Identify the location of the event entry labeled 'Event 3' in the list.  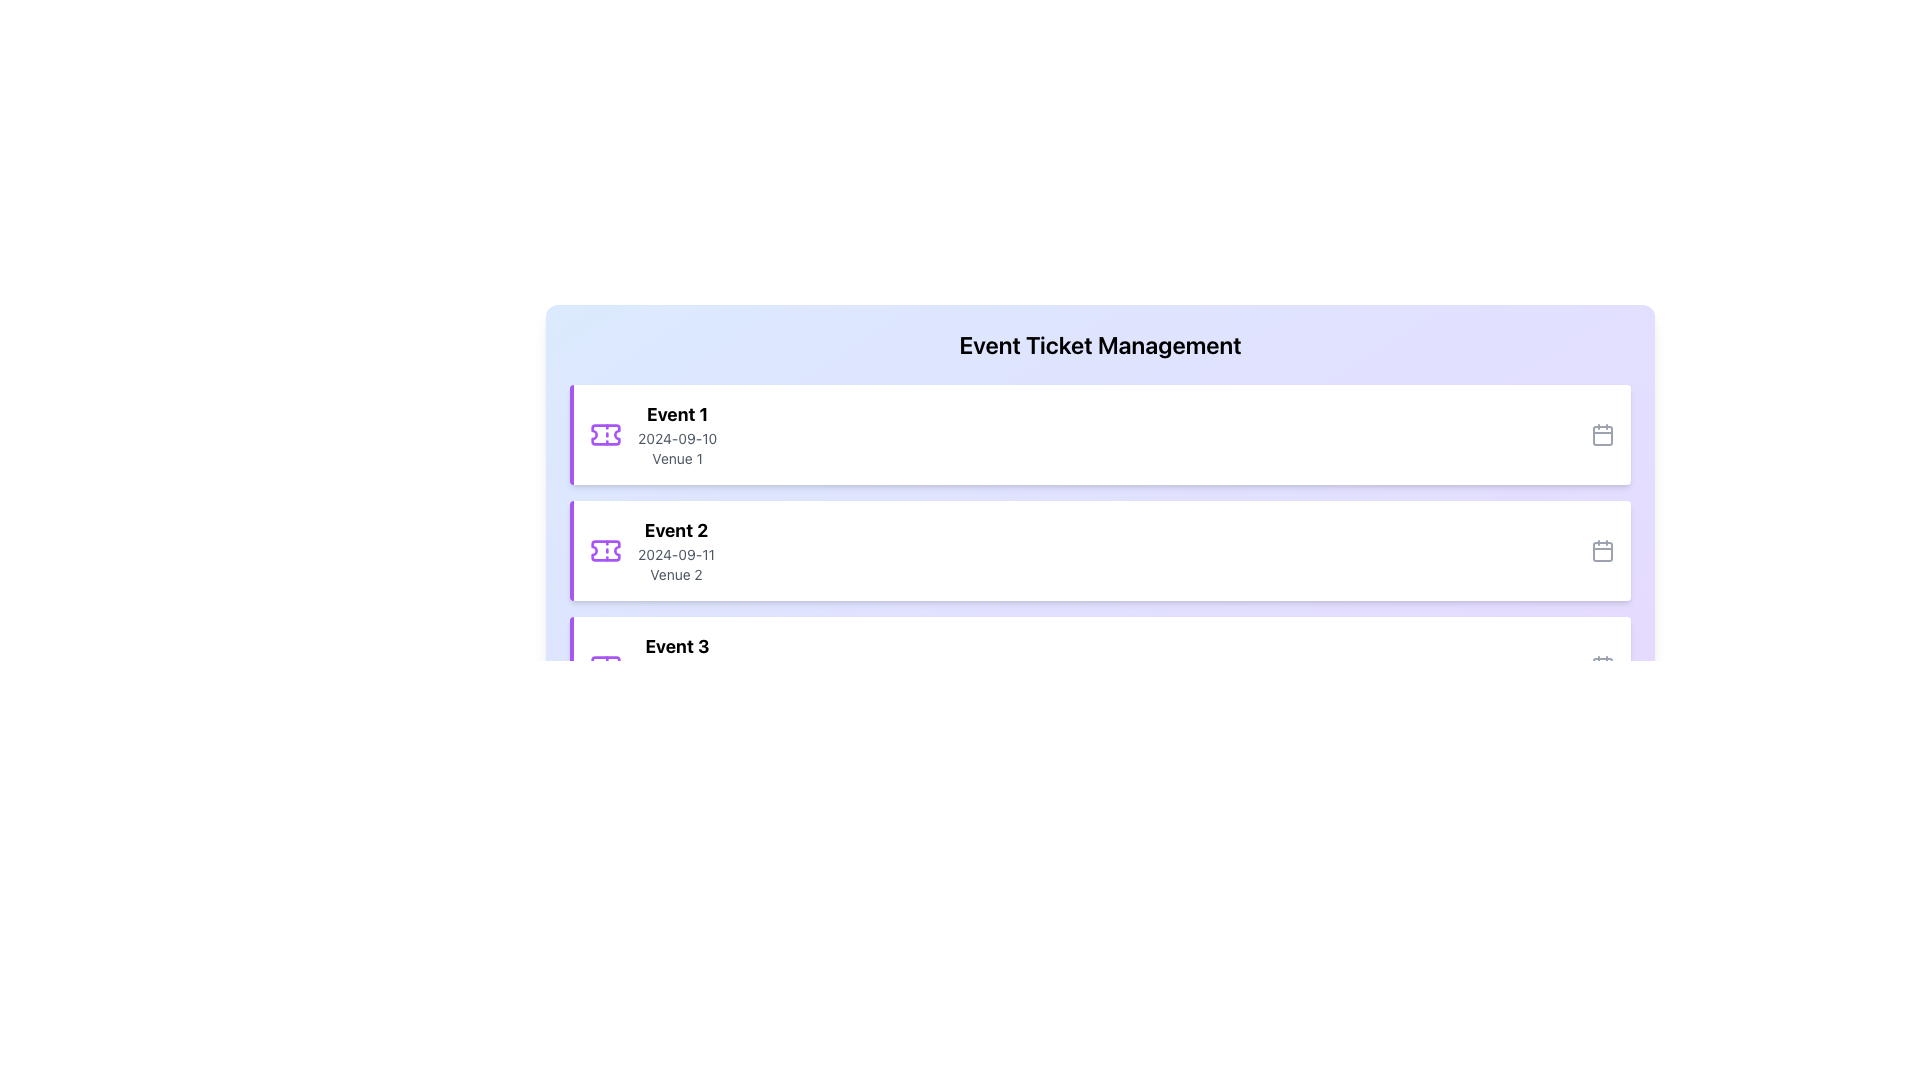
(653, 667).